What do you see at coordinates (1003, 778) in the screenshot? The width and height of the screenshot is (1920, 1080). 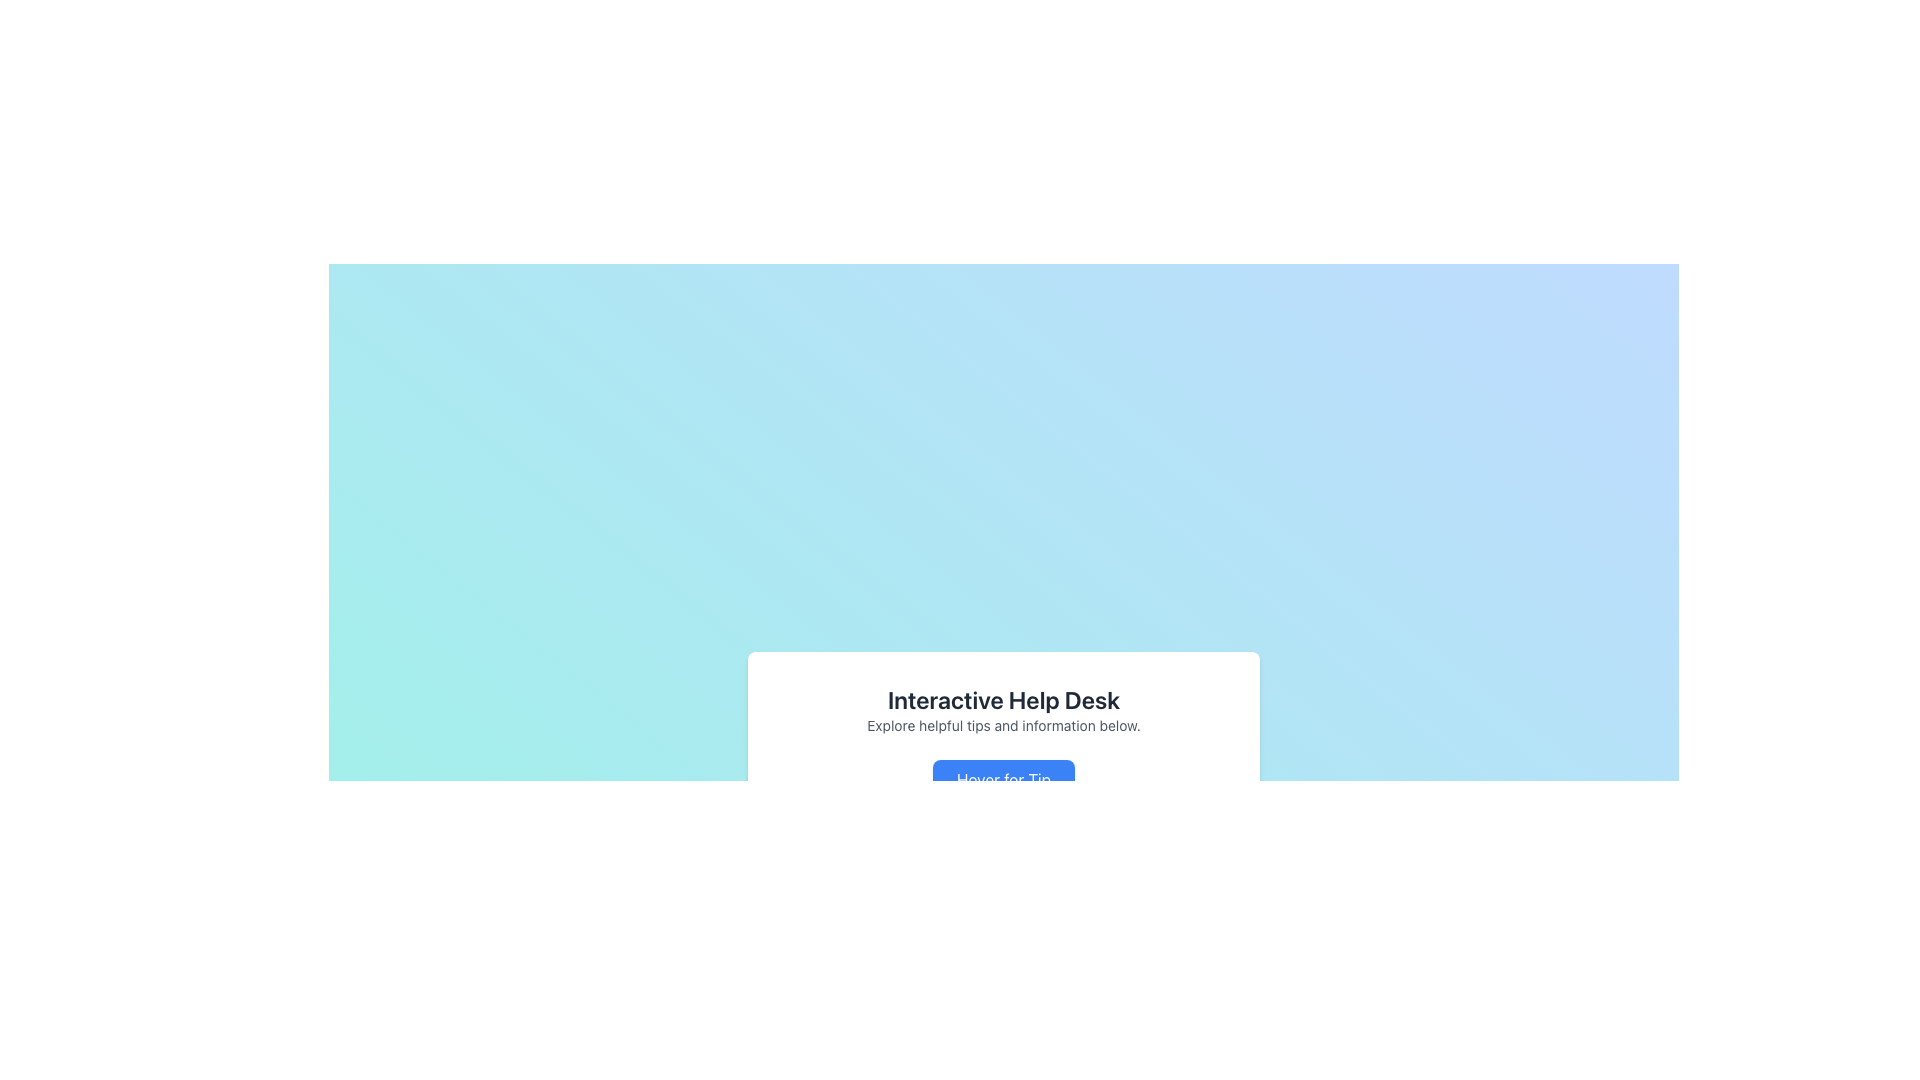 I see `the button with a blue background and white text "Hover for Tip" that is centered below the title text "Interactive Help Desk" in the help desk interface` at bounding box center [1003, 778].